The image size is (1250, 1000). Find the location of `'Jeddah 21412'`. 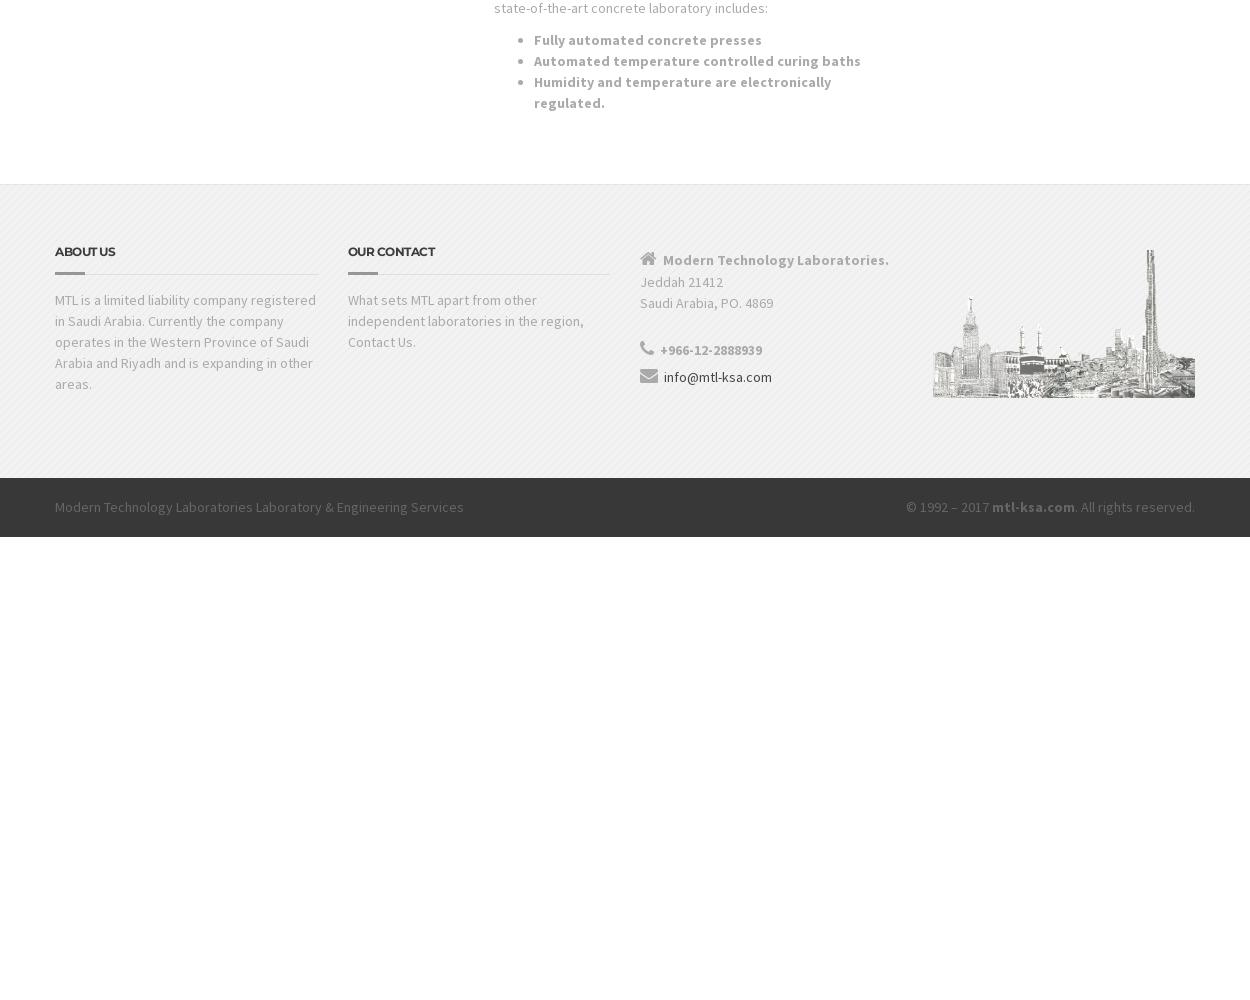

'Jeddah 21412' is located at coordinates (640, 282).